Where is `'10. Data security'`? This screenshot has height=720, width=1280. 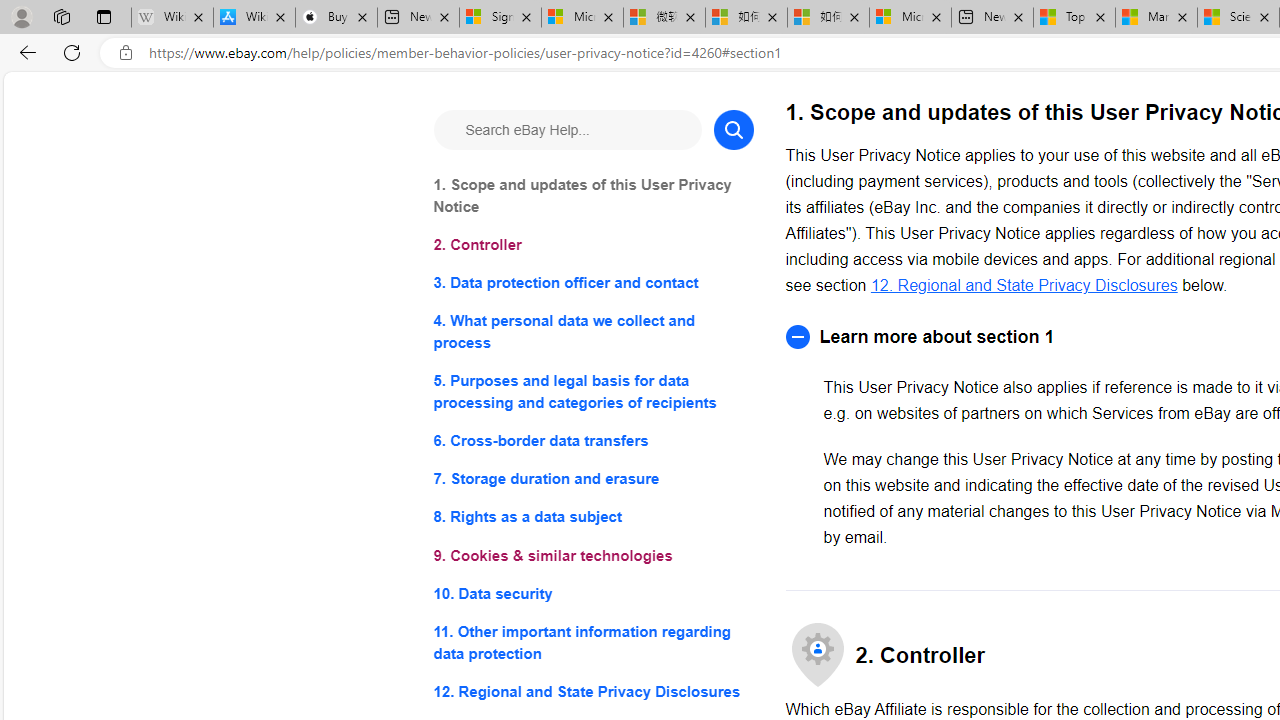 '10. Data security' is located at coordinates (592, 592).